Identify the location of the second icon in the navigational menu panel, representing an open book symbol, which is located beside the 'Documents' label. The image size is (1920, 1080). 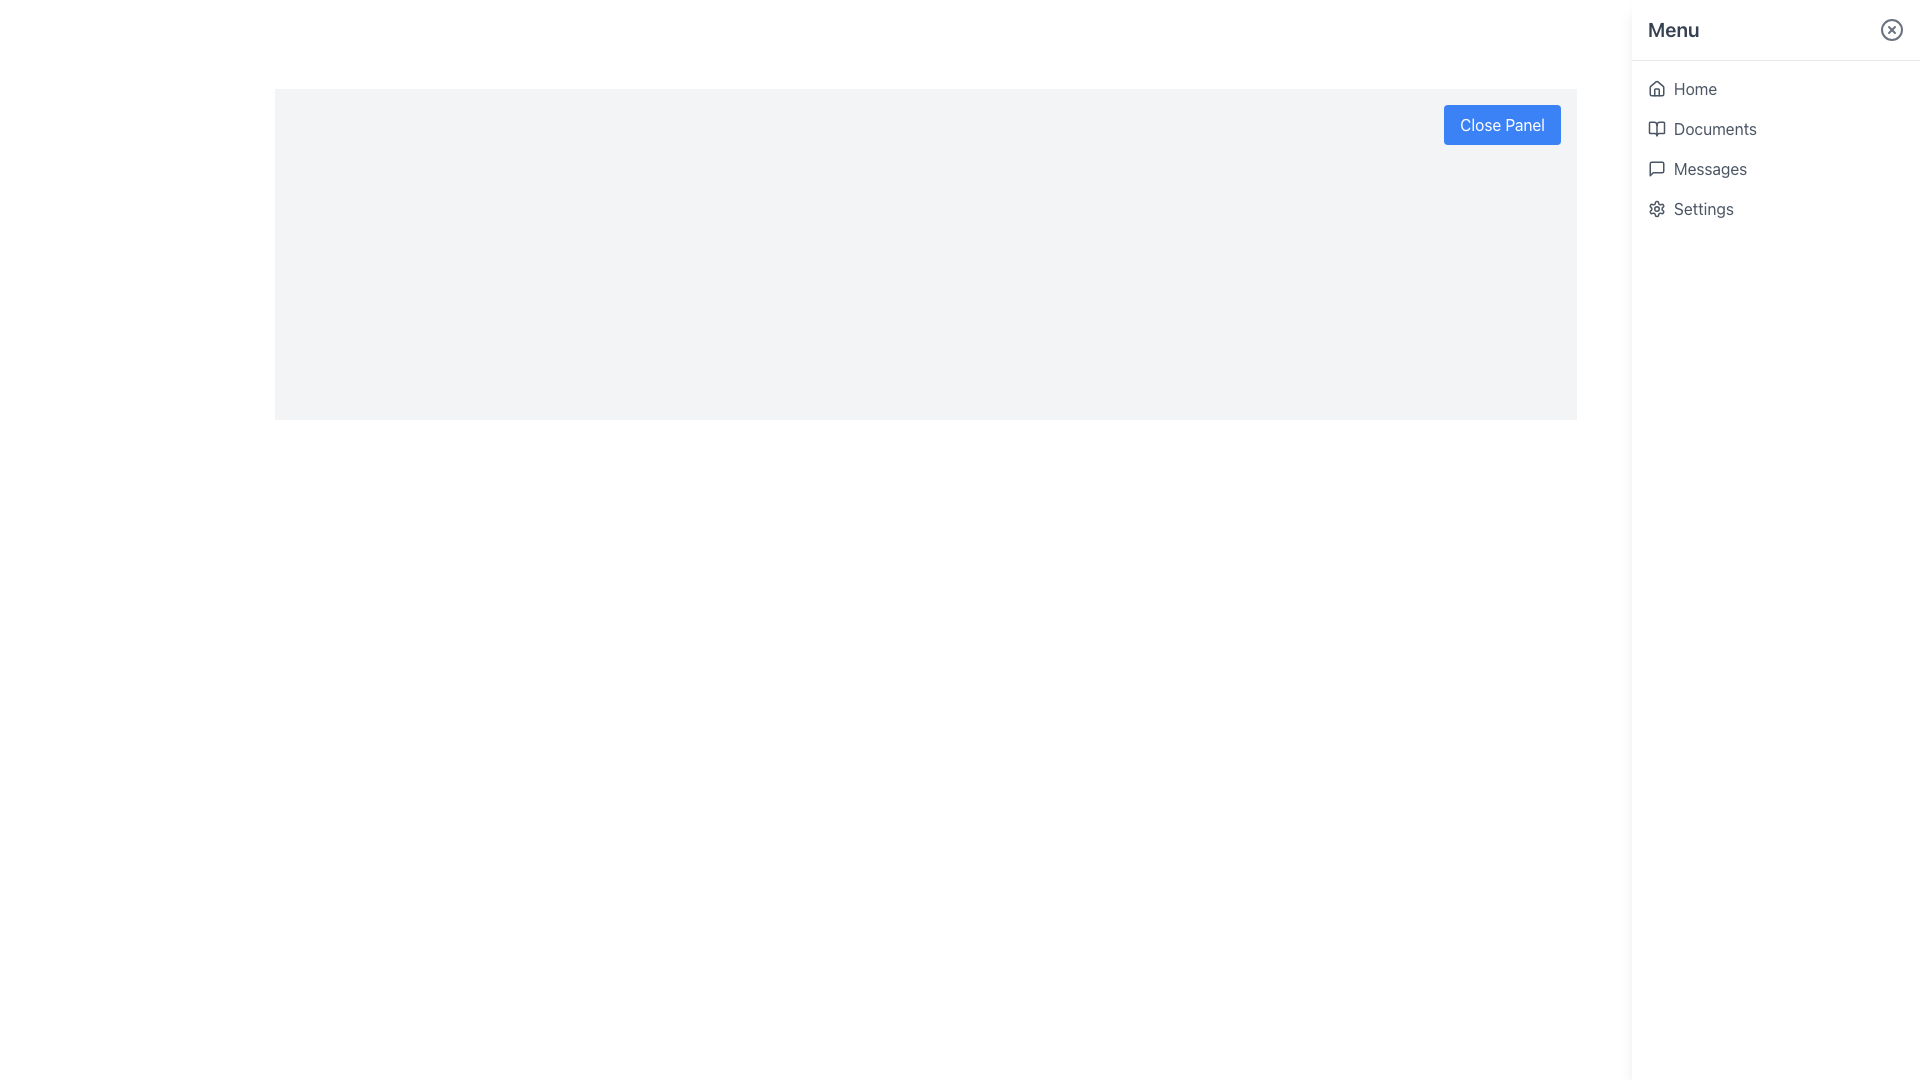
(1656, 128).